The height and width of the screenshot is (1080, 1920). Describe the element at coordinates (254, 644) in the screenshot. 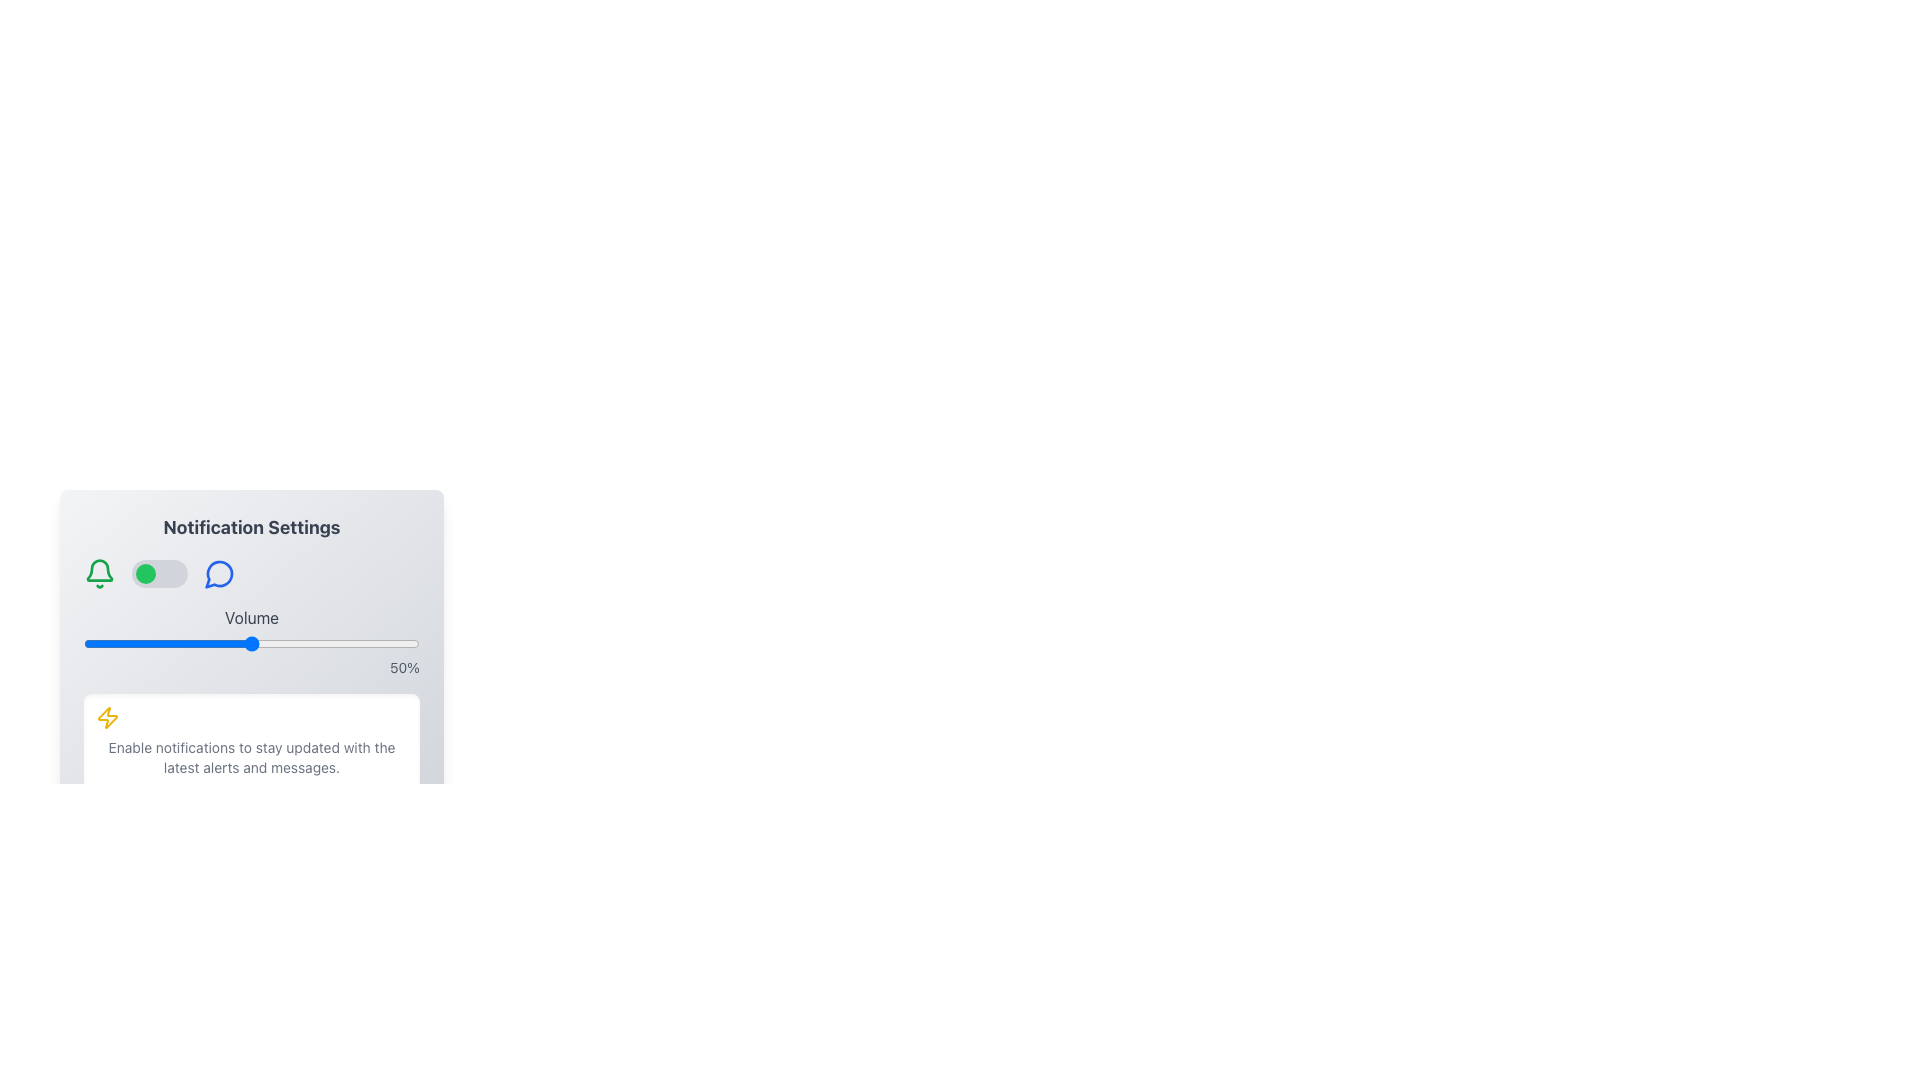

I see `the volume` at that location.